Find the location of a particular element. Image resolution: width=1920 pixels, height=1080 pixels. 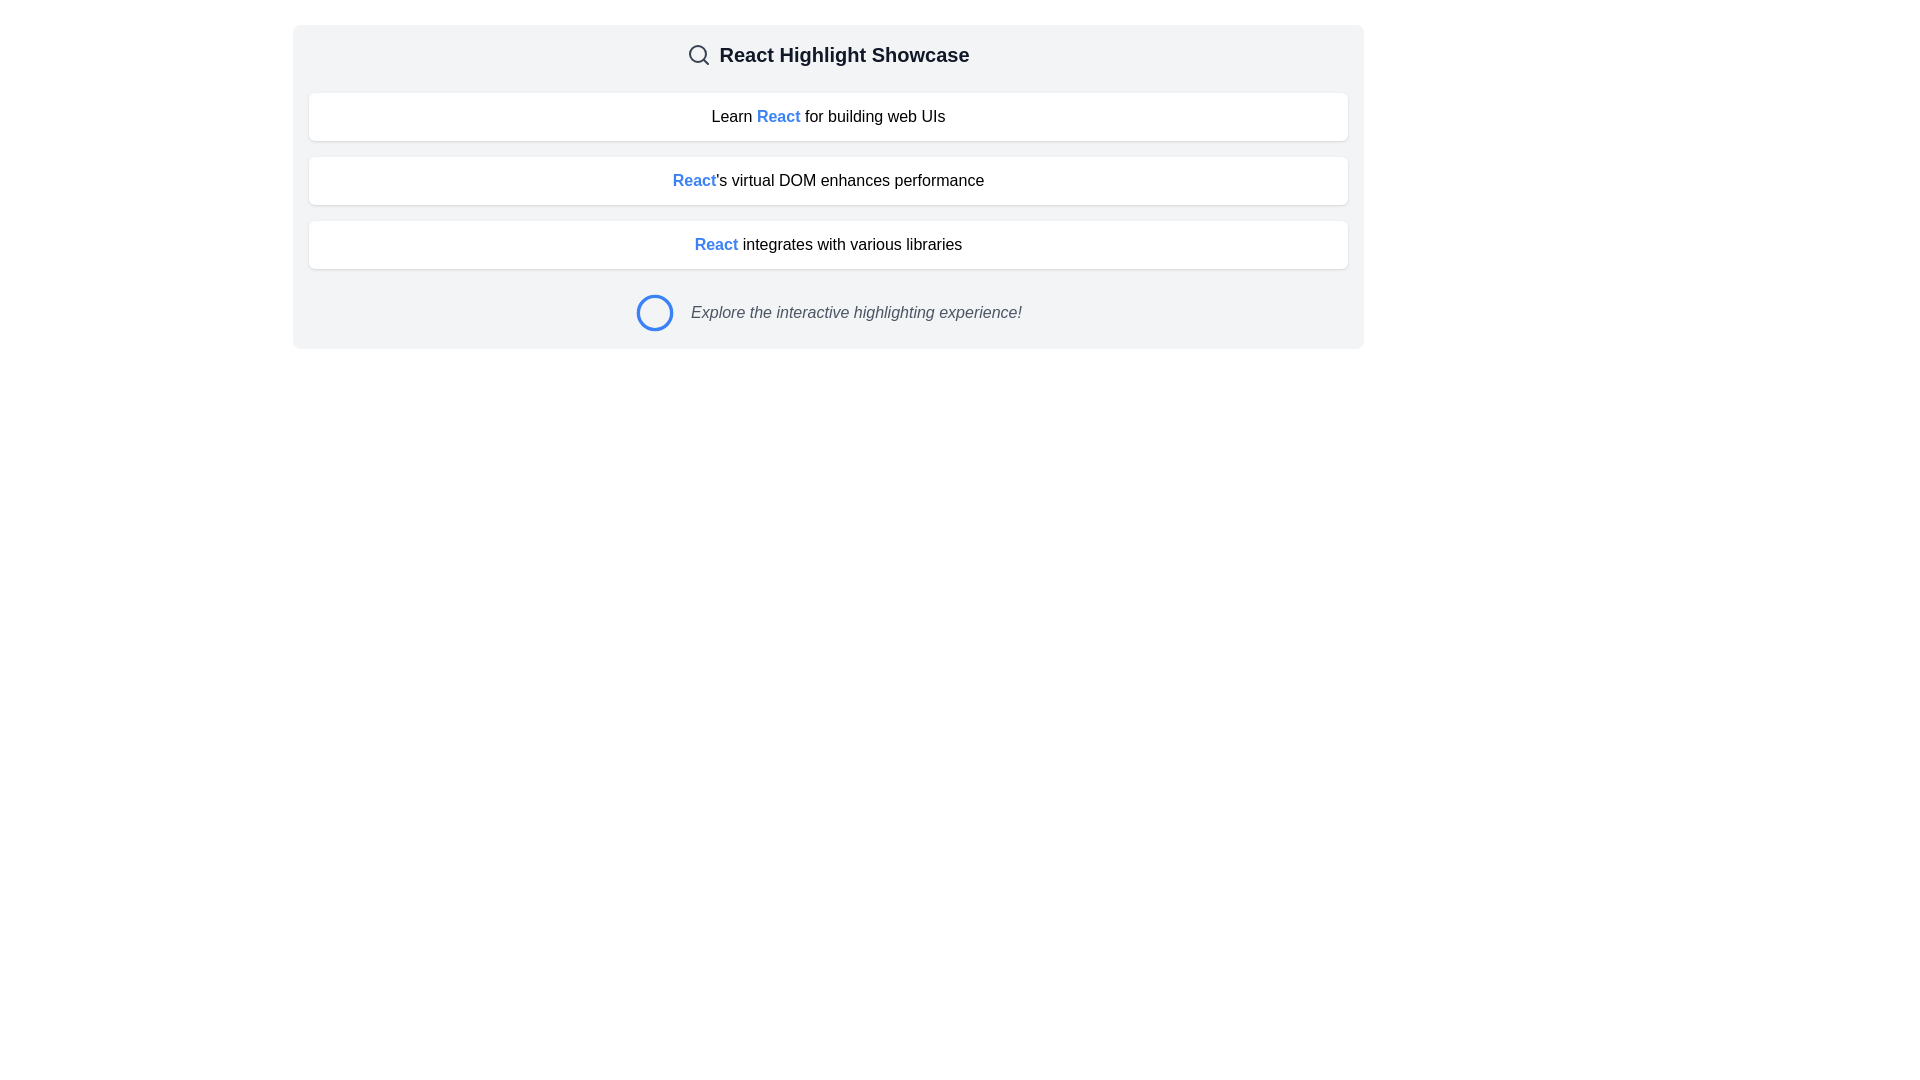

the Heading or Title Text located at the upper center of the interface, directly to the right of the search icon, which serves as the prominent title indicating the main theme of the page is located at coordinates (844, 53).